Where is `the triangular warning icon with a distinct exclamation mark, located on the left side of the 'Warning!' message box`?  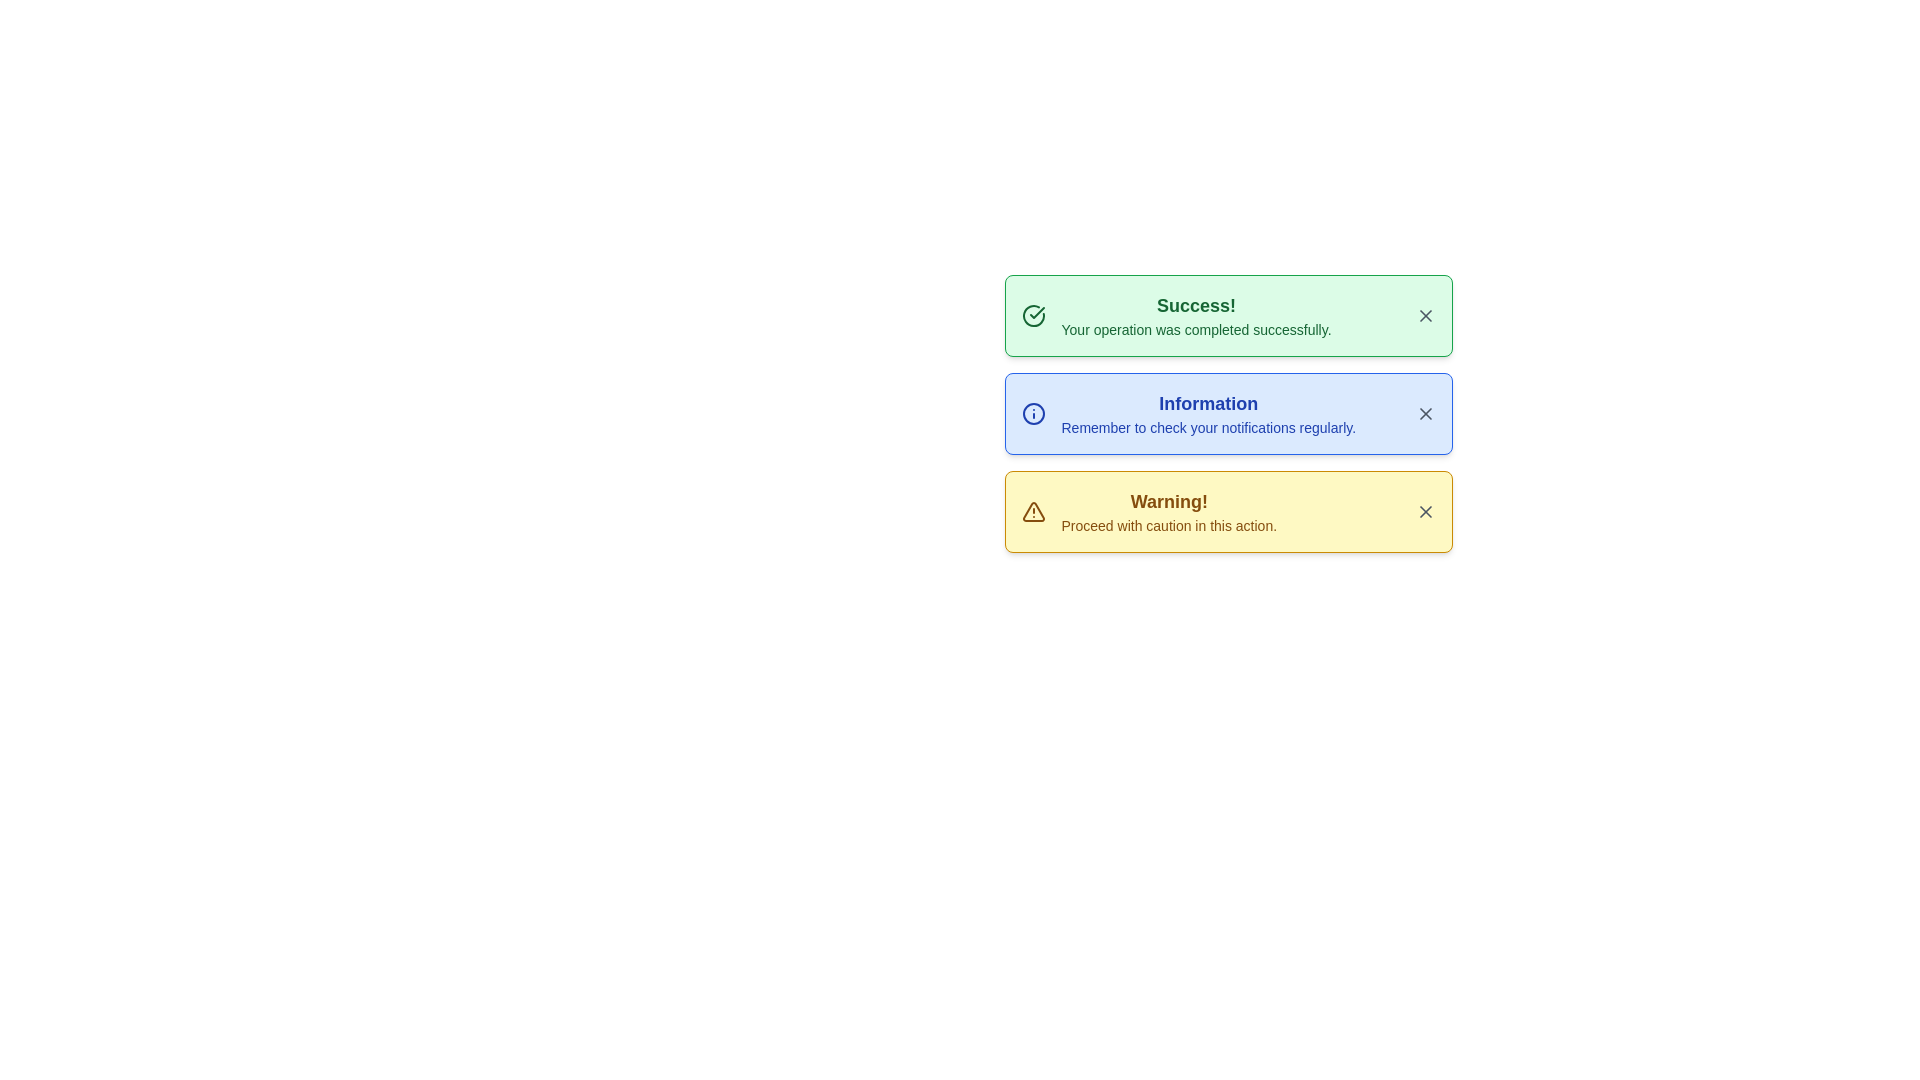 the triangular warning icon with a distinct exclamation mark, located on the left side of the 'Warning!' message box is located at coordinates (1033, 511).